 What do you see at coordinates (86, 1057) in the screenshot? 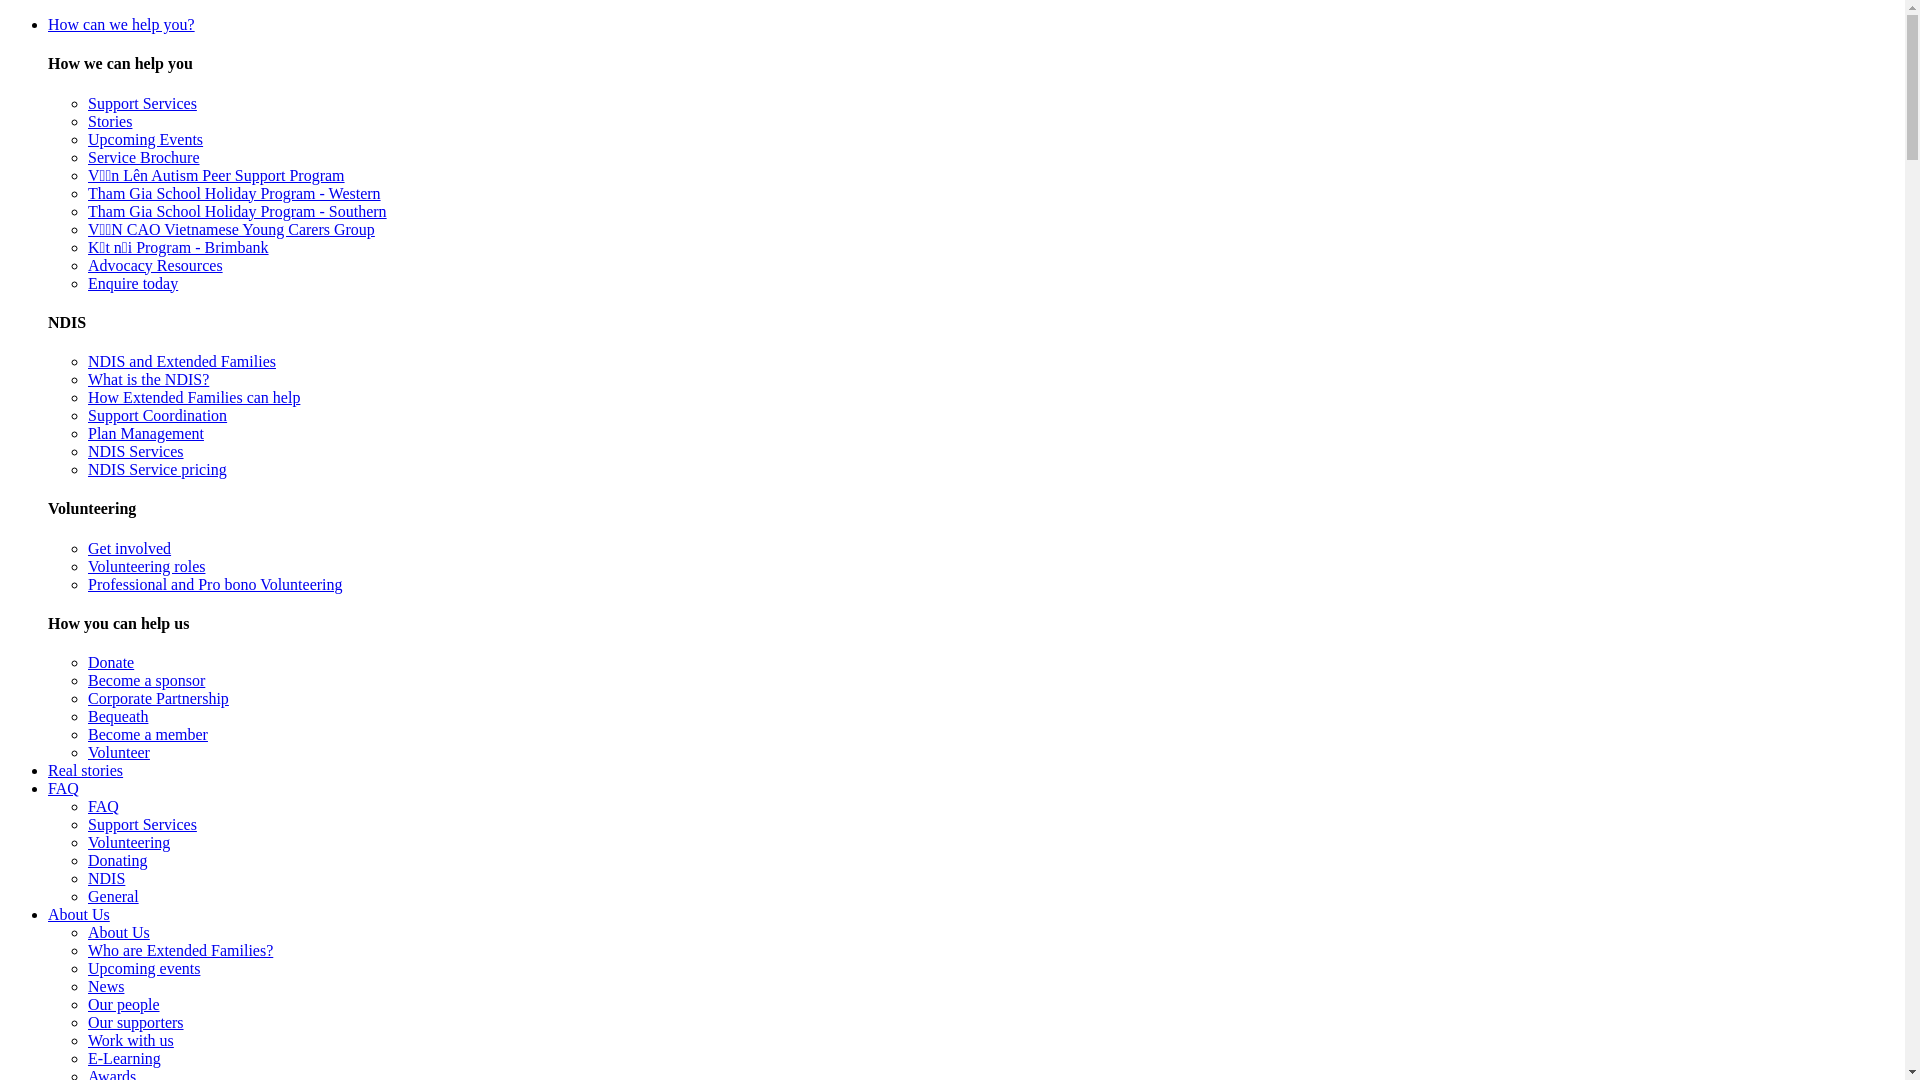
I see `'E-Learning'` at bounding box center [86, 1057].